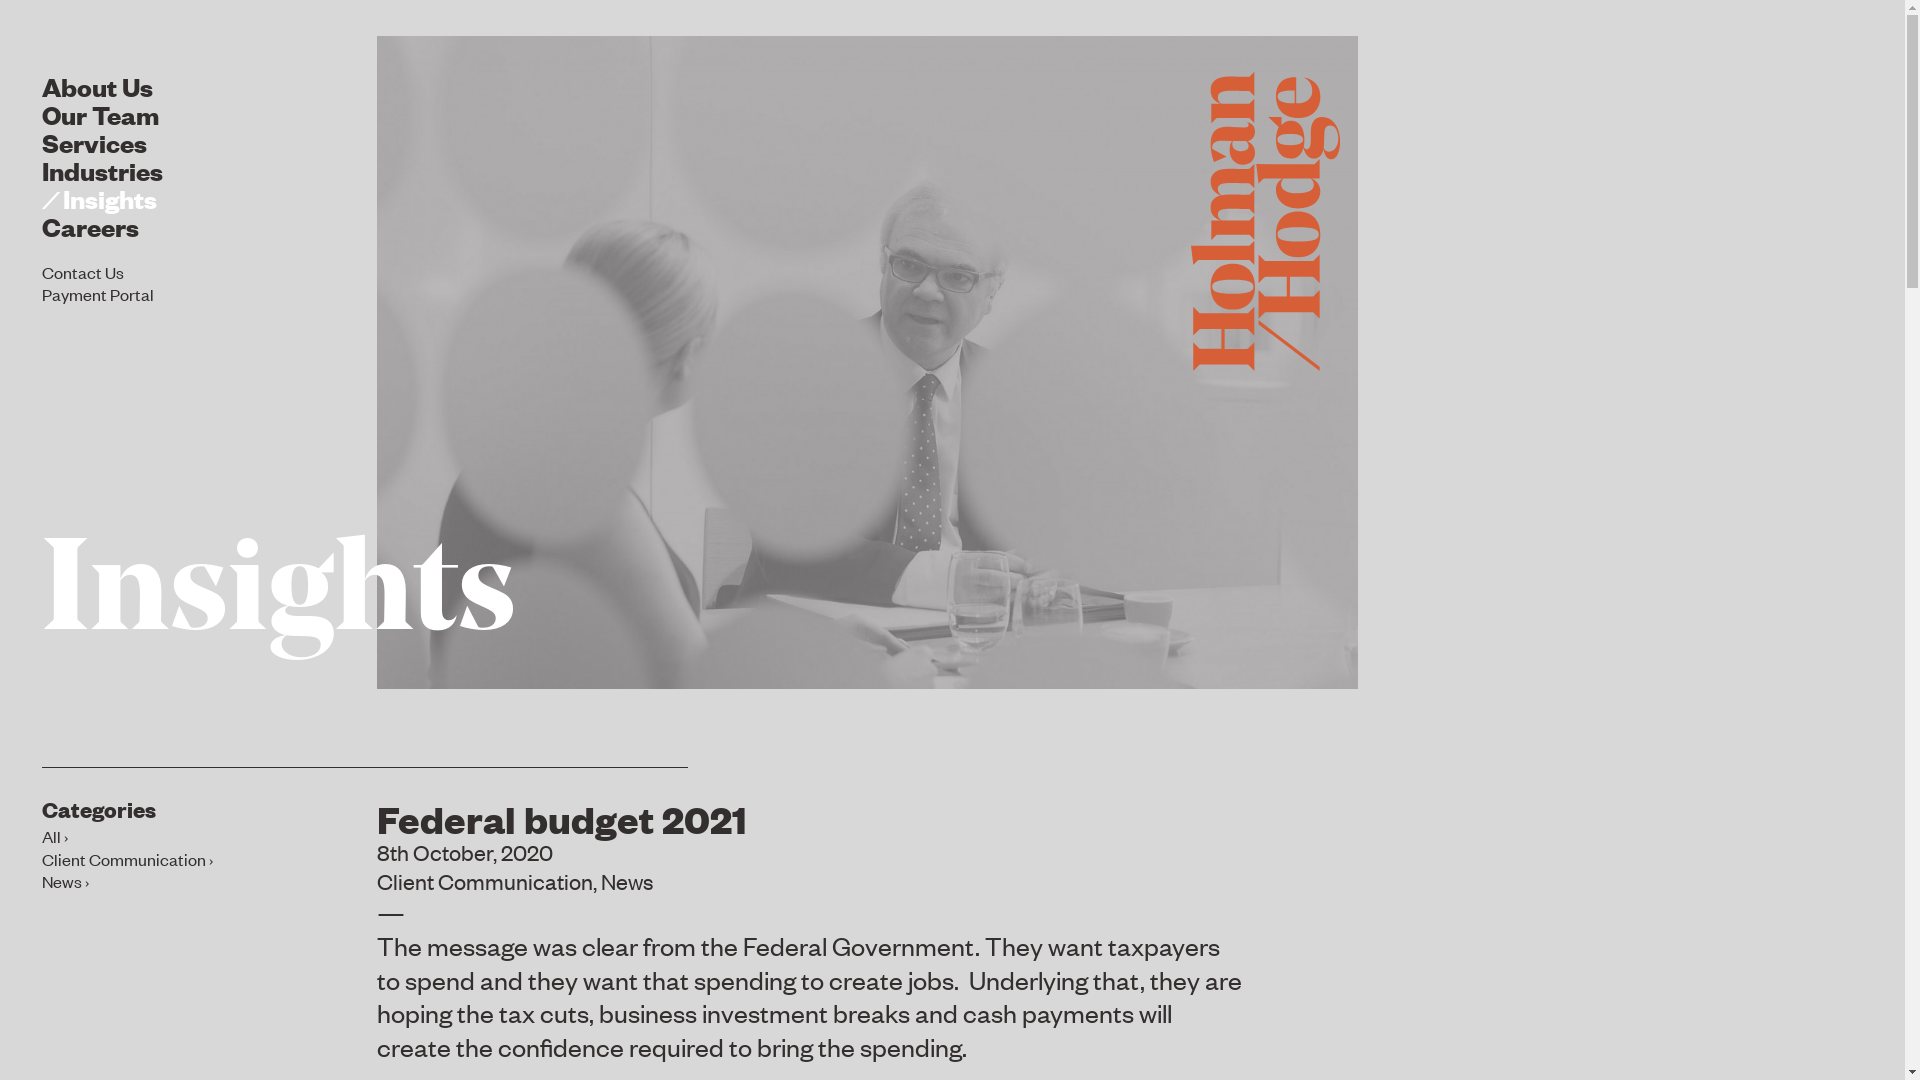 The height and width of the screenshot is (1080, 1920). What do you see at coordinates (277, 595) in the screenshot?
I see `'Insights'` at bounding box center [277, 595].